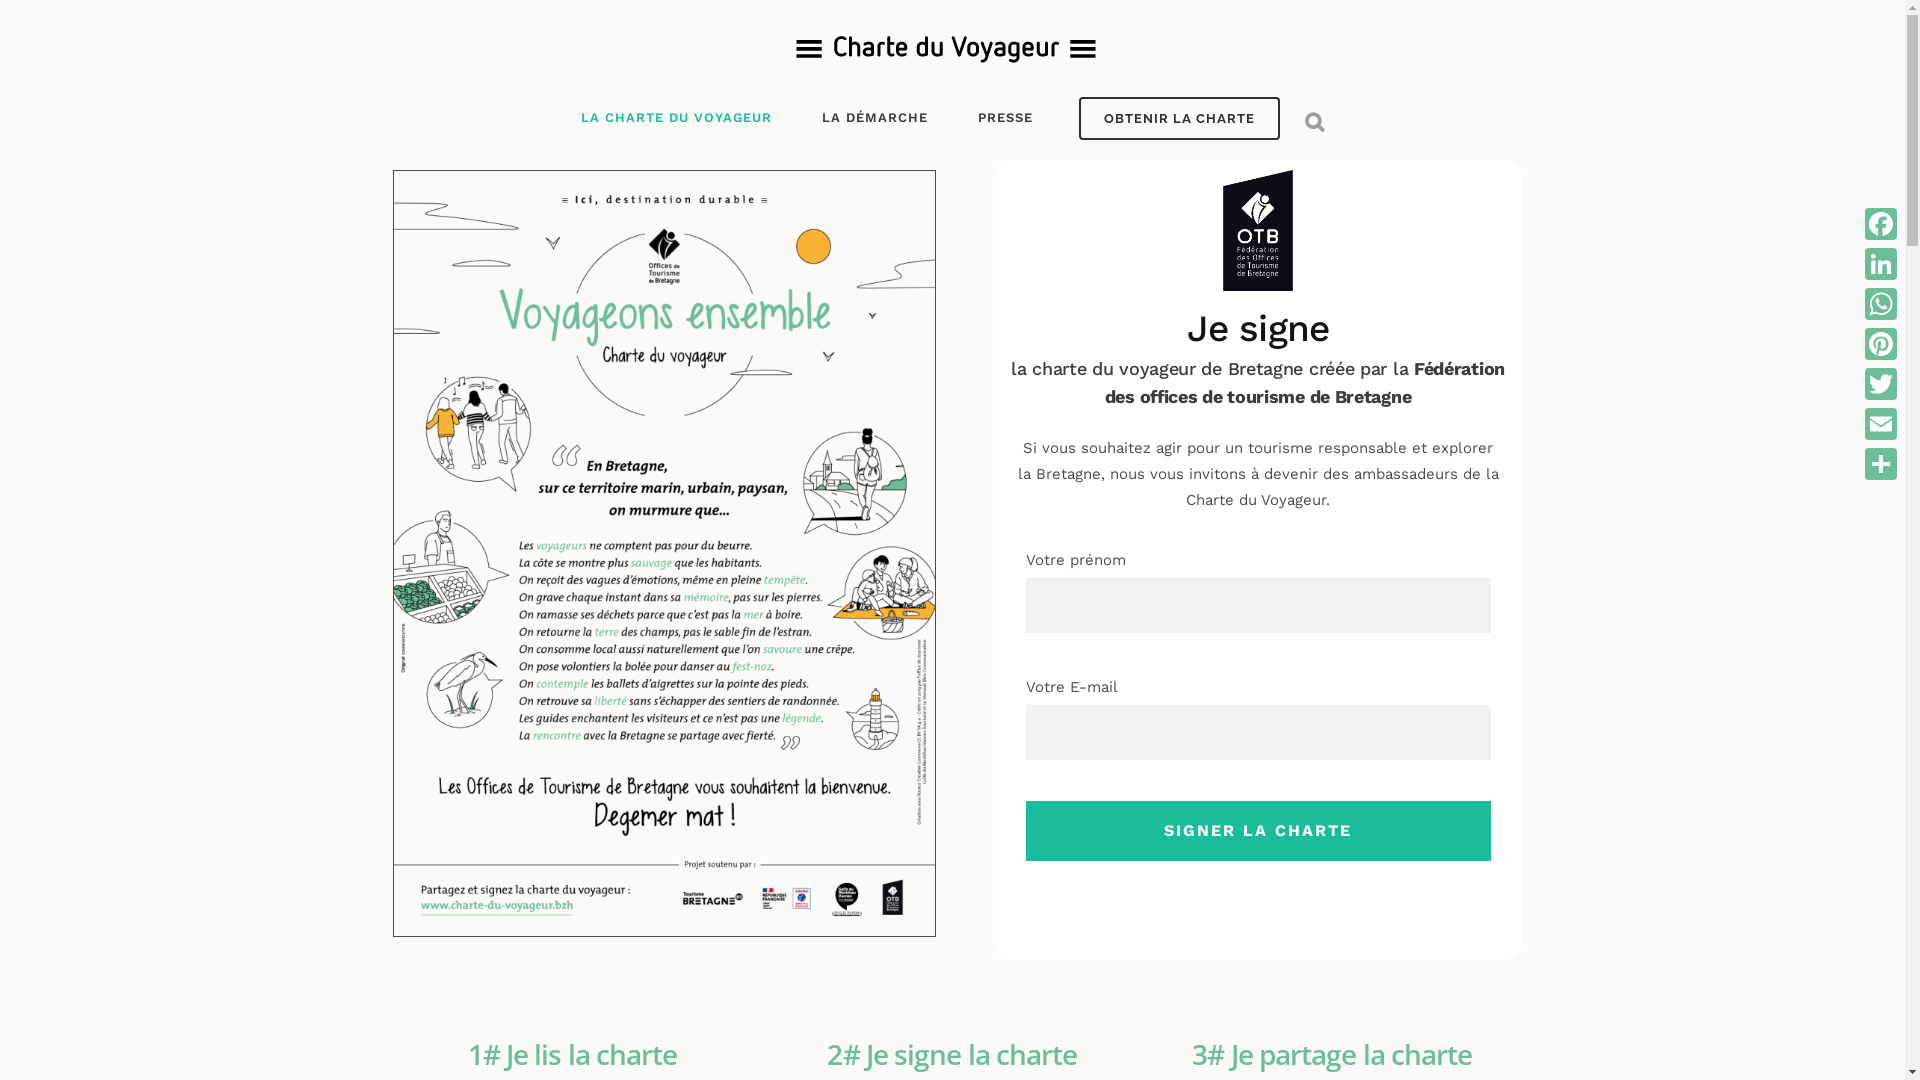  What do you see at coordinates (687, 118) in the screenshot?
I see `'LA CHARTE DU VOYAGEUR'` at bounding box center [687, 118].